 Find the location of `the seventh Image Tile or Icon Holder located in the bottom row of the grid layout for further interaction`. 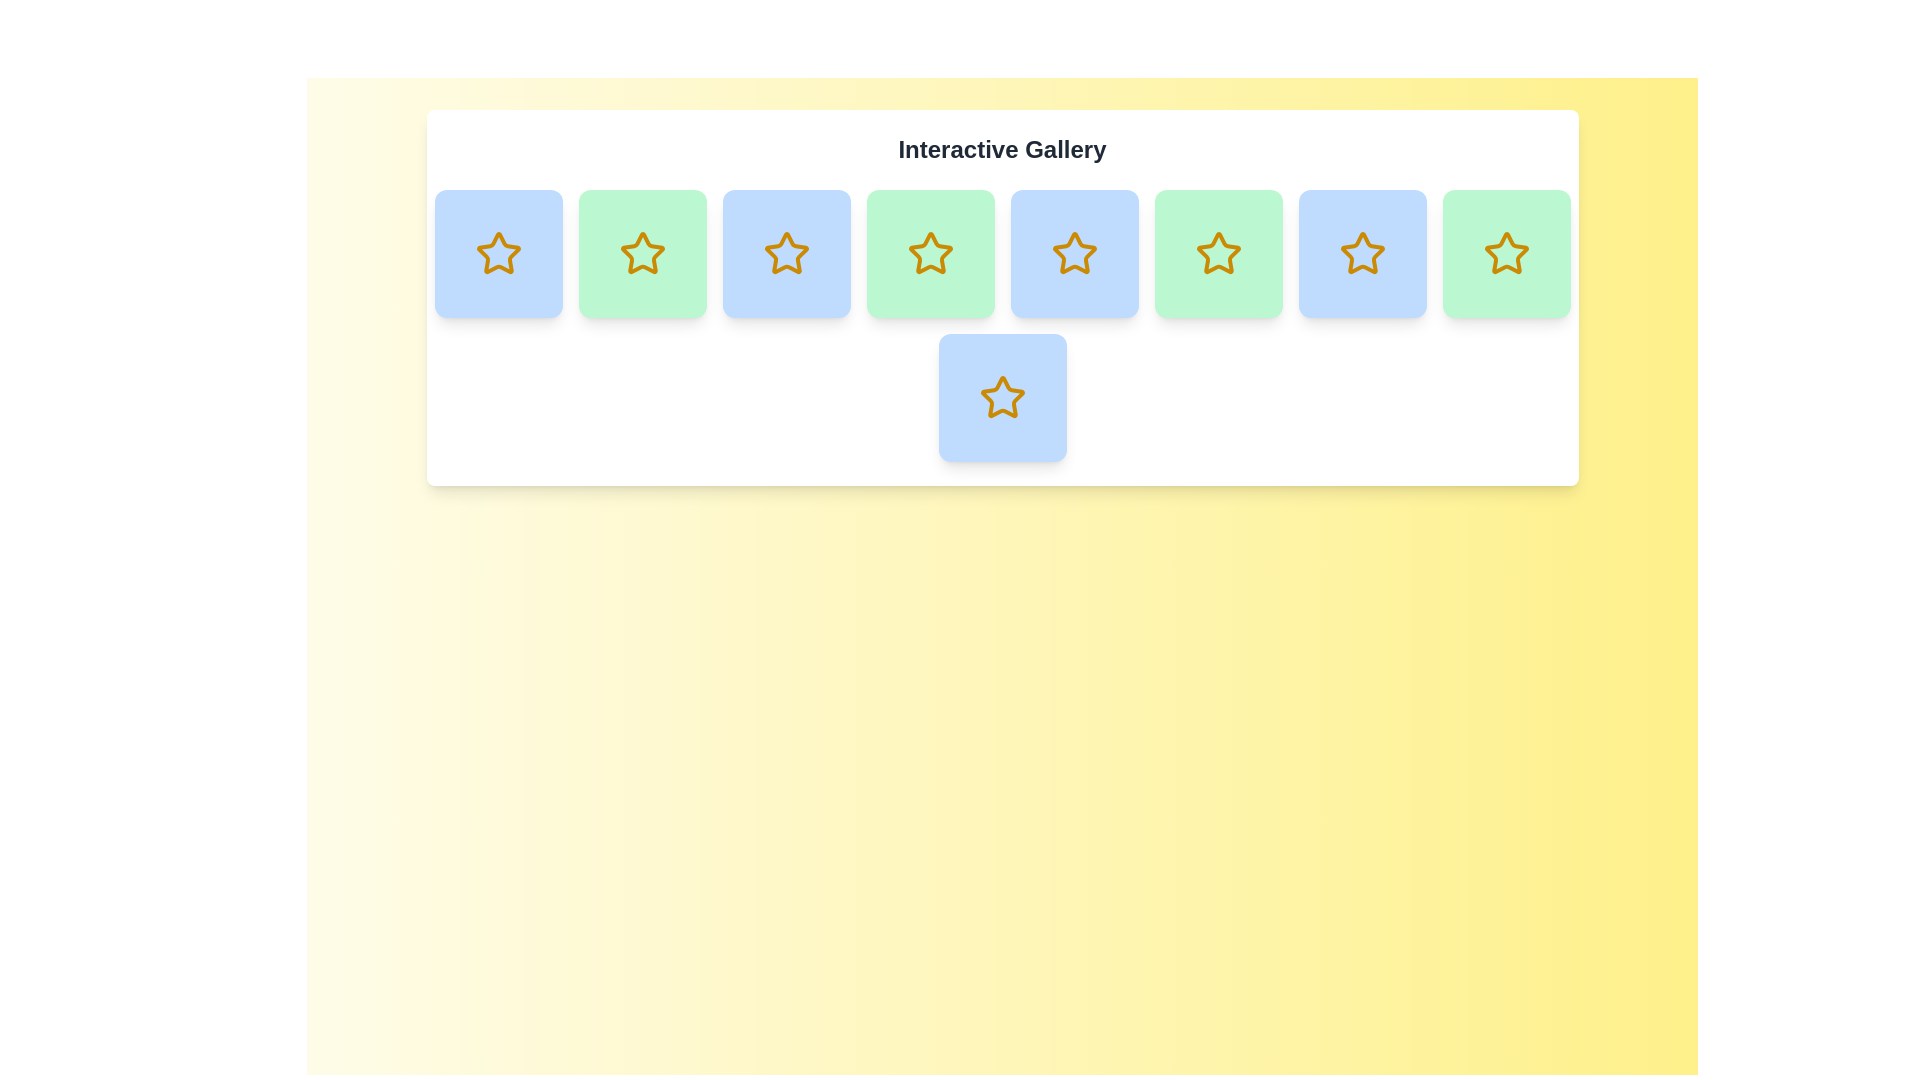

the seventh Image Tile or Icon Holder located in the bottom row of the grid layout for further interaction is located at coordinates (1002, 397).